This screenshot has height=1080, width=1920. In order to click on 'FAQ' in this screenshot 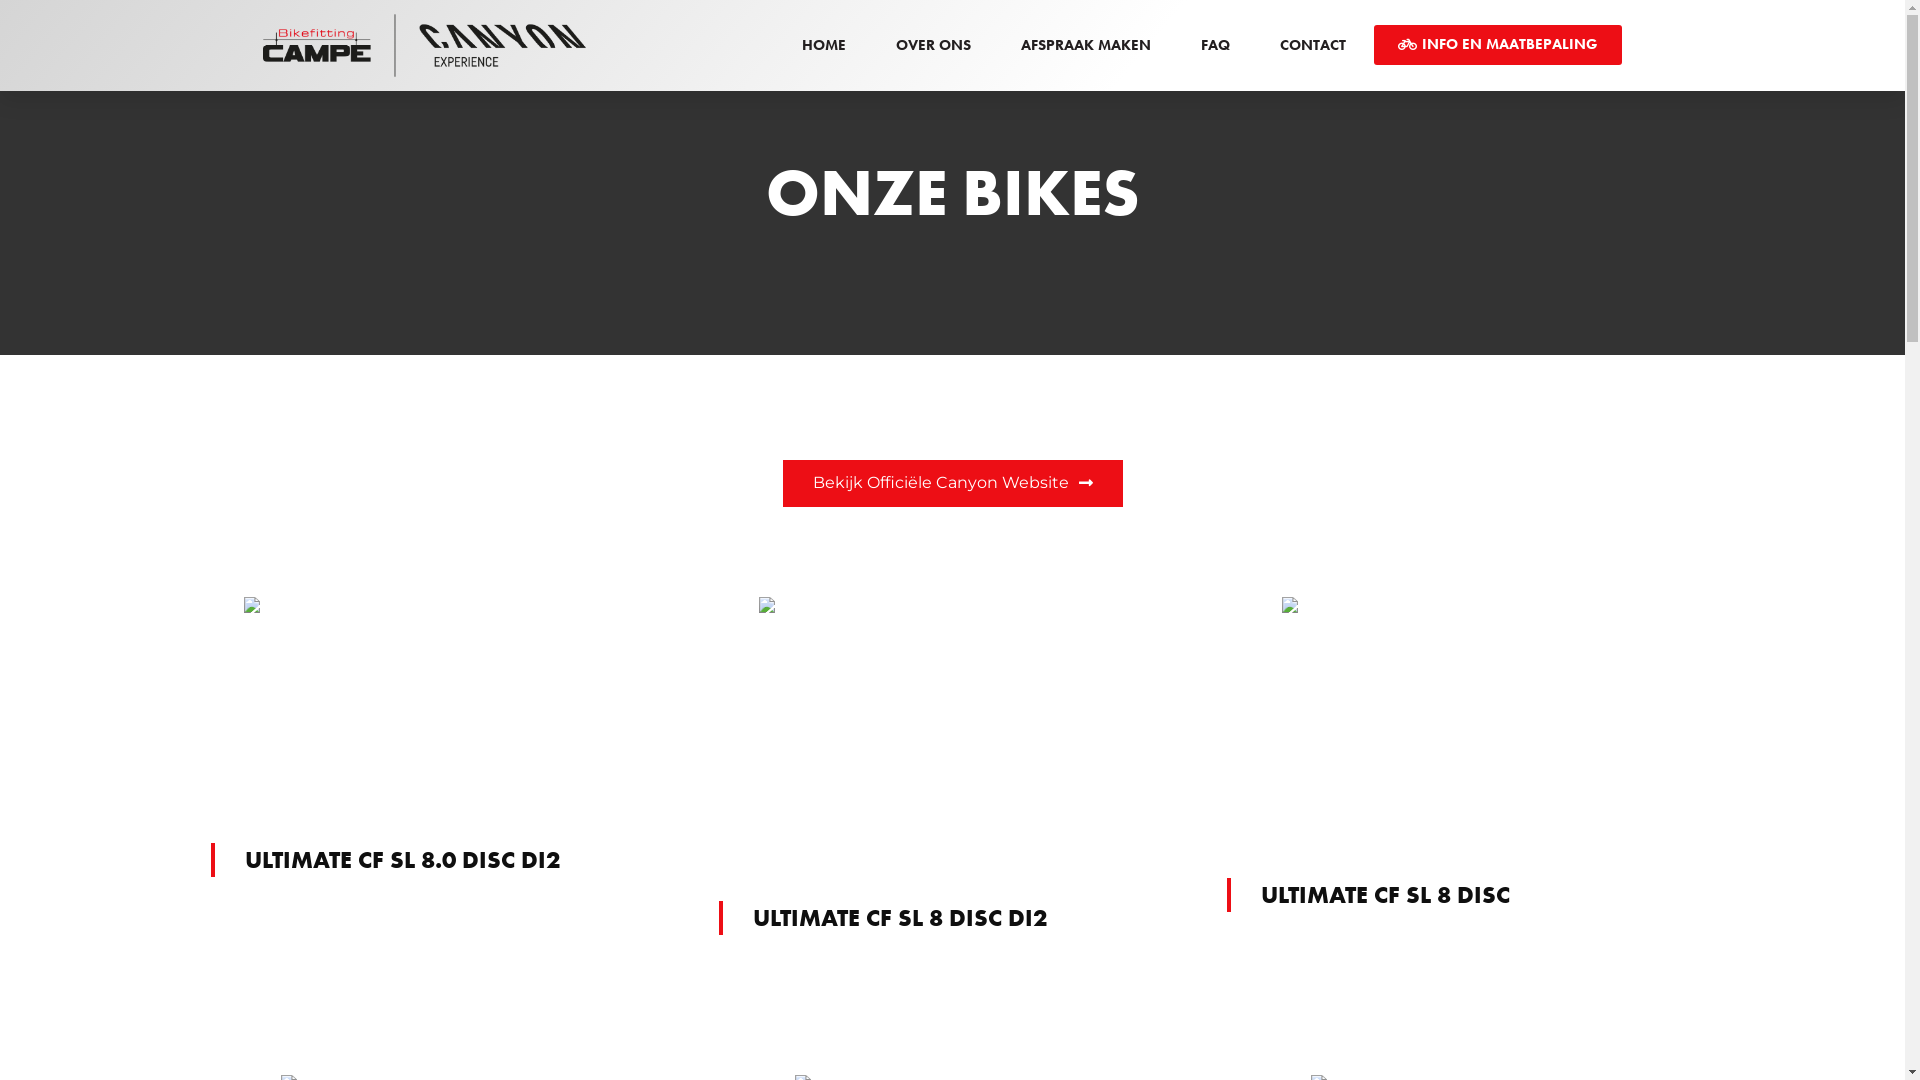, I will do `click(1213, 45)`.